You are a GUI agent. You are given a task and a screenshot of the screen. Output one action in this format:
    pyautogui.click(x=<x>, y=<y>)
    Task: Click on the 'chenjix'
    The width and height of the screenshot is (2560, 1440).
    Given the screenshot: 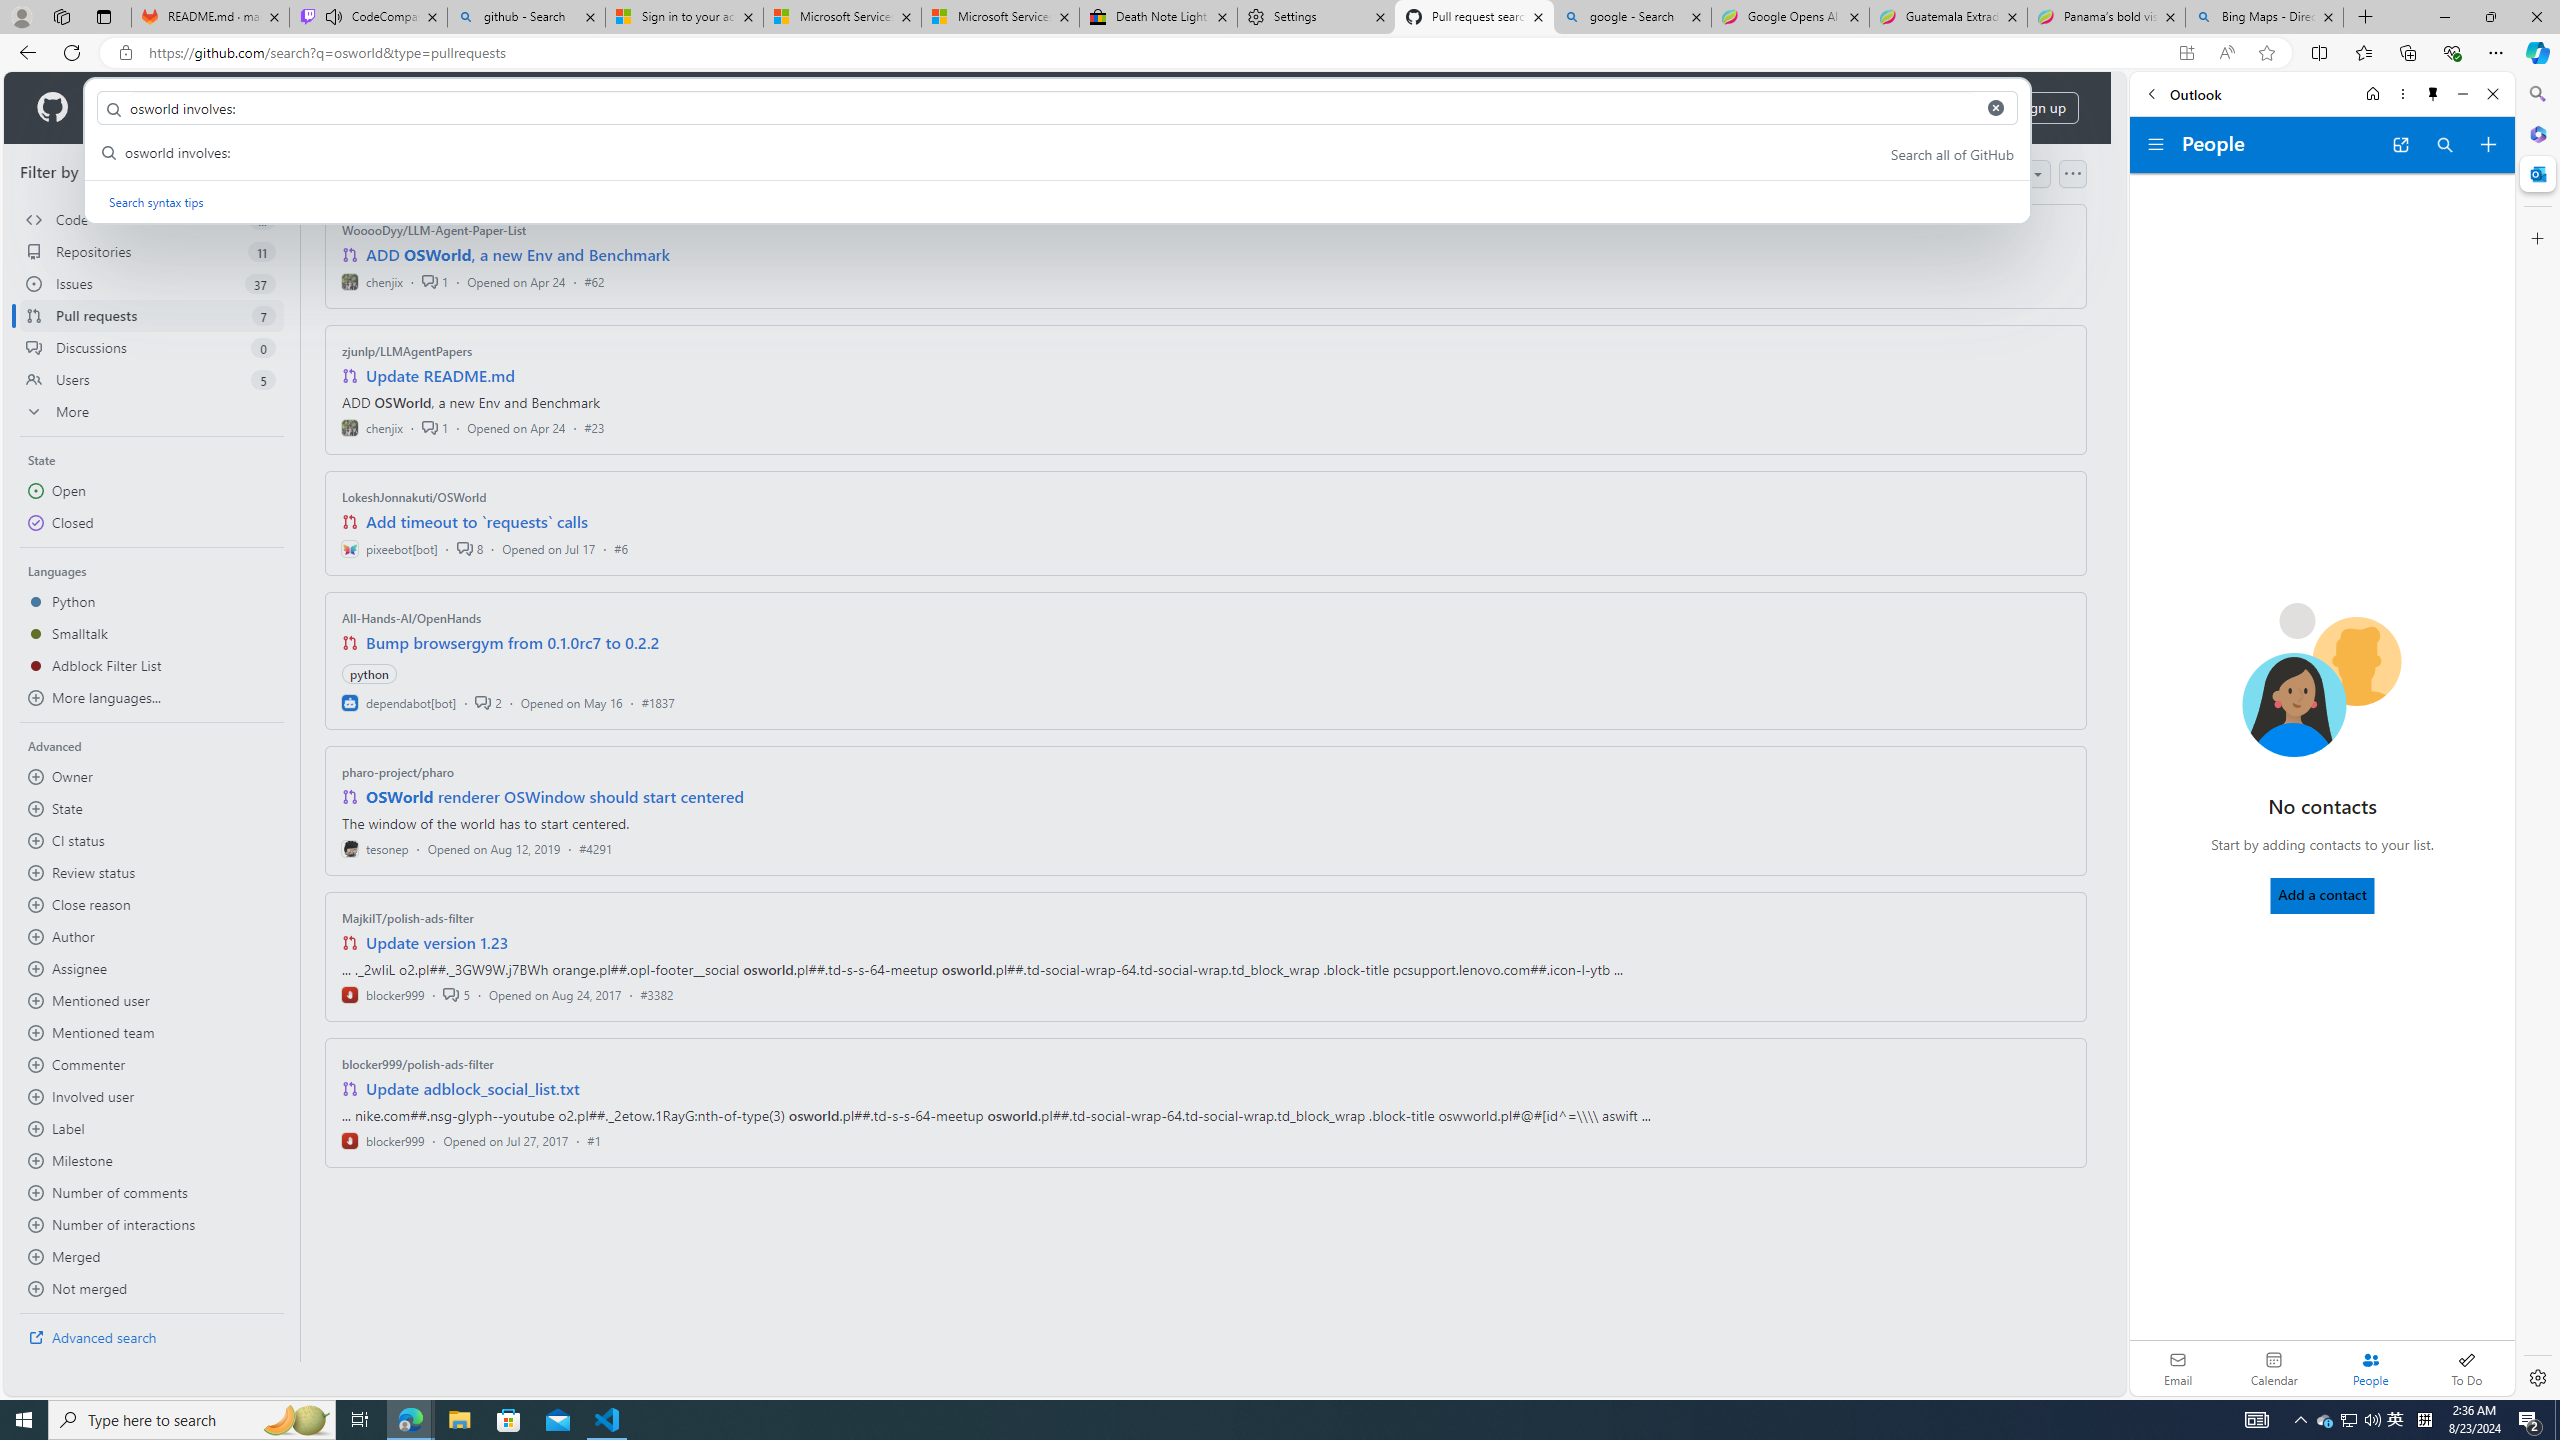 What is the action you would take?
    pyautogui.click(x=371, y=425)
    